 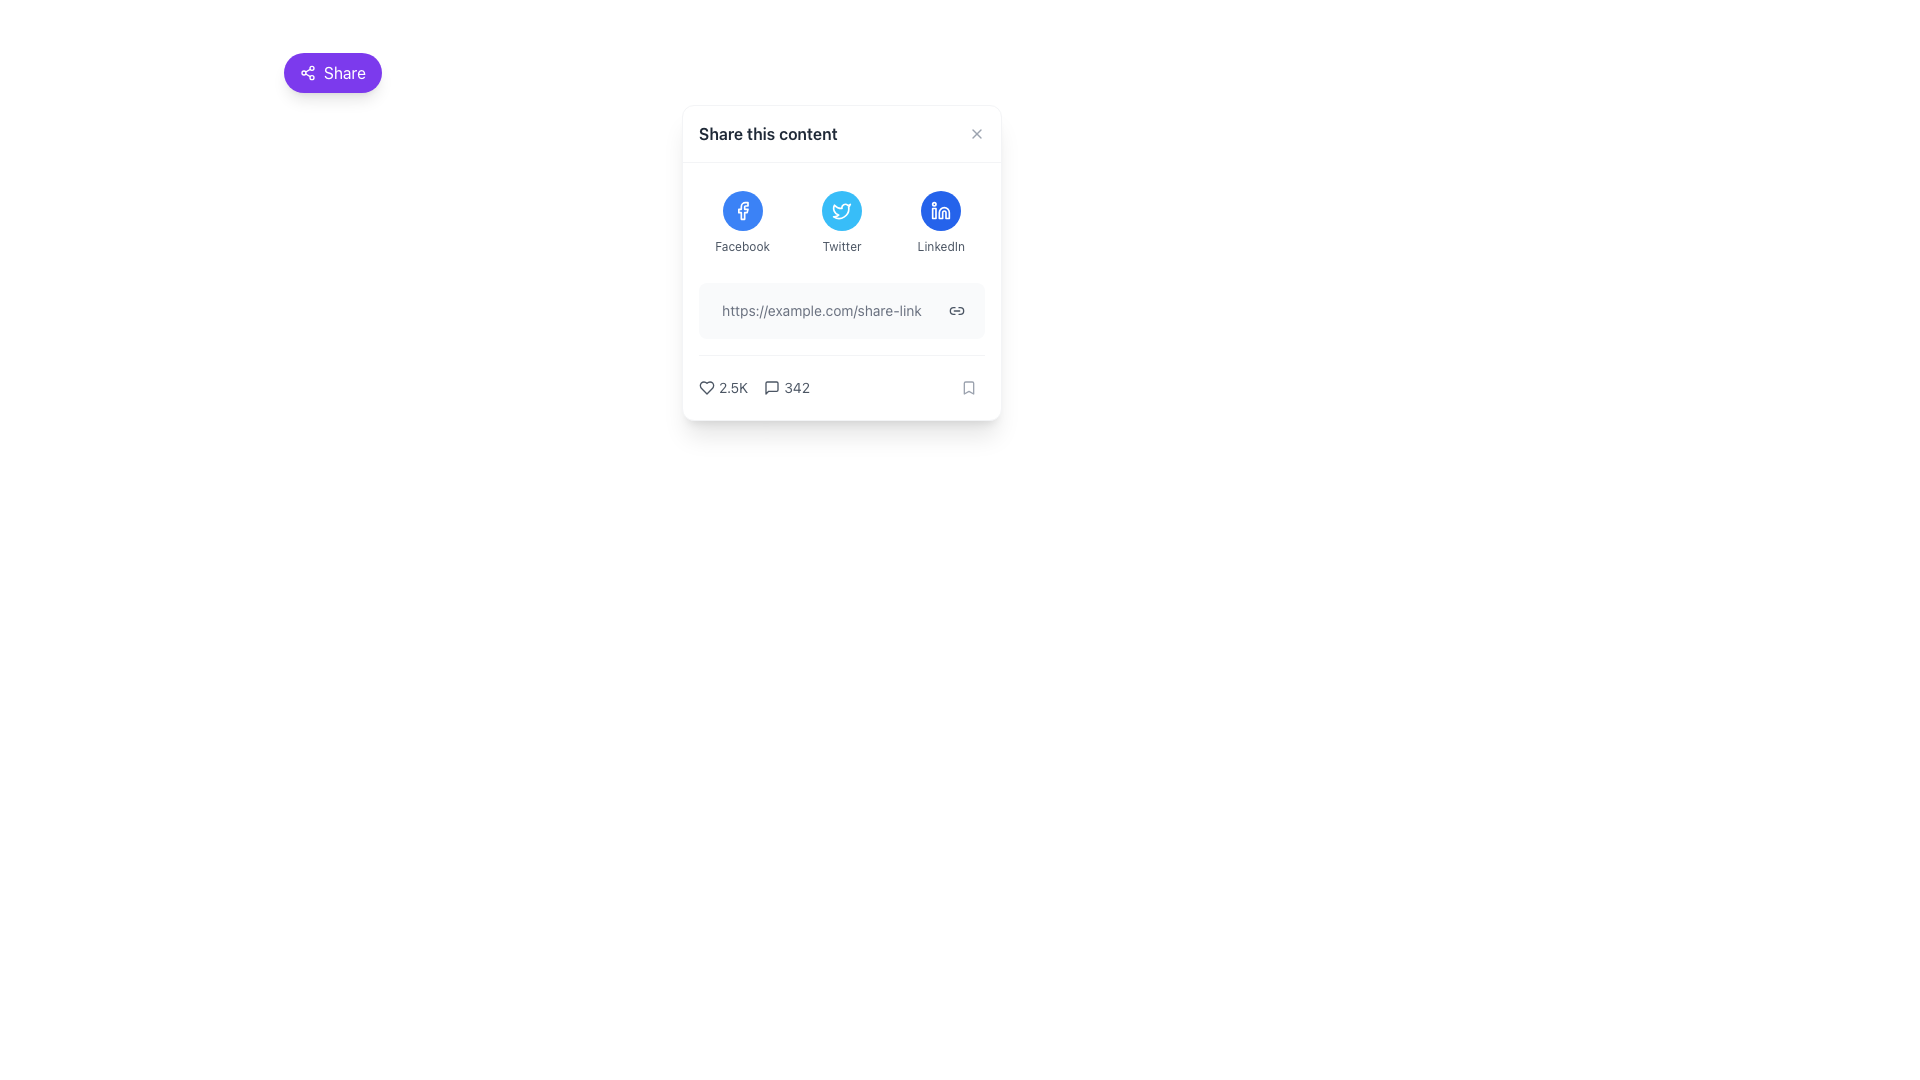 I want to click on the text label element reading 'Twitter', which is styled in gray and positioned below the circular Twitter logo icon, so click(x=841, y=245).